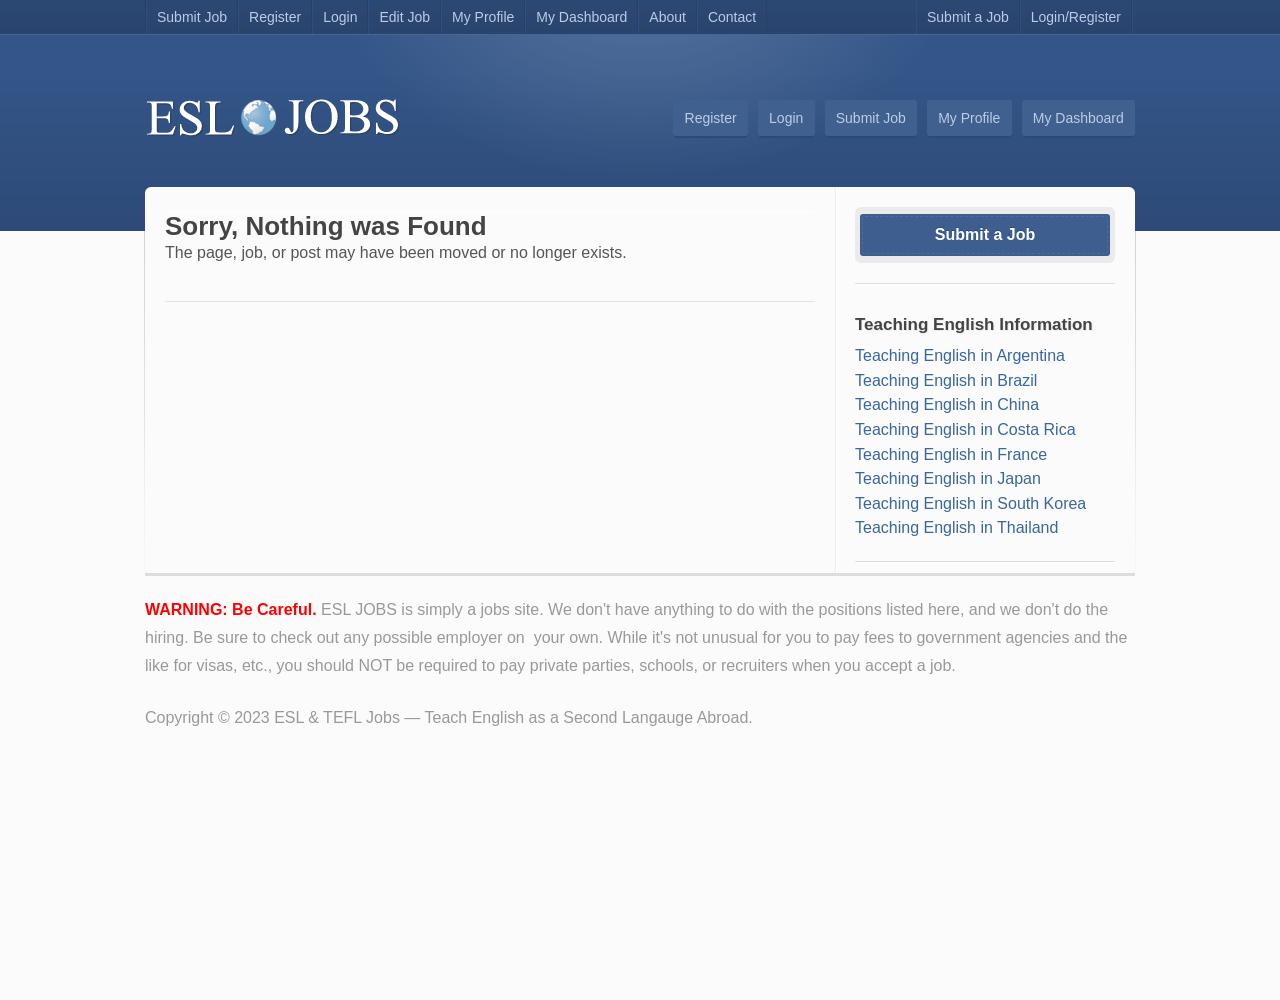  What do you see at coordinates (964, 428) in the screenshot?
I see `'Teaching English in Costa Rica'` at bounding box center [964, 428].